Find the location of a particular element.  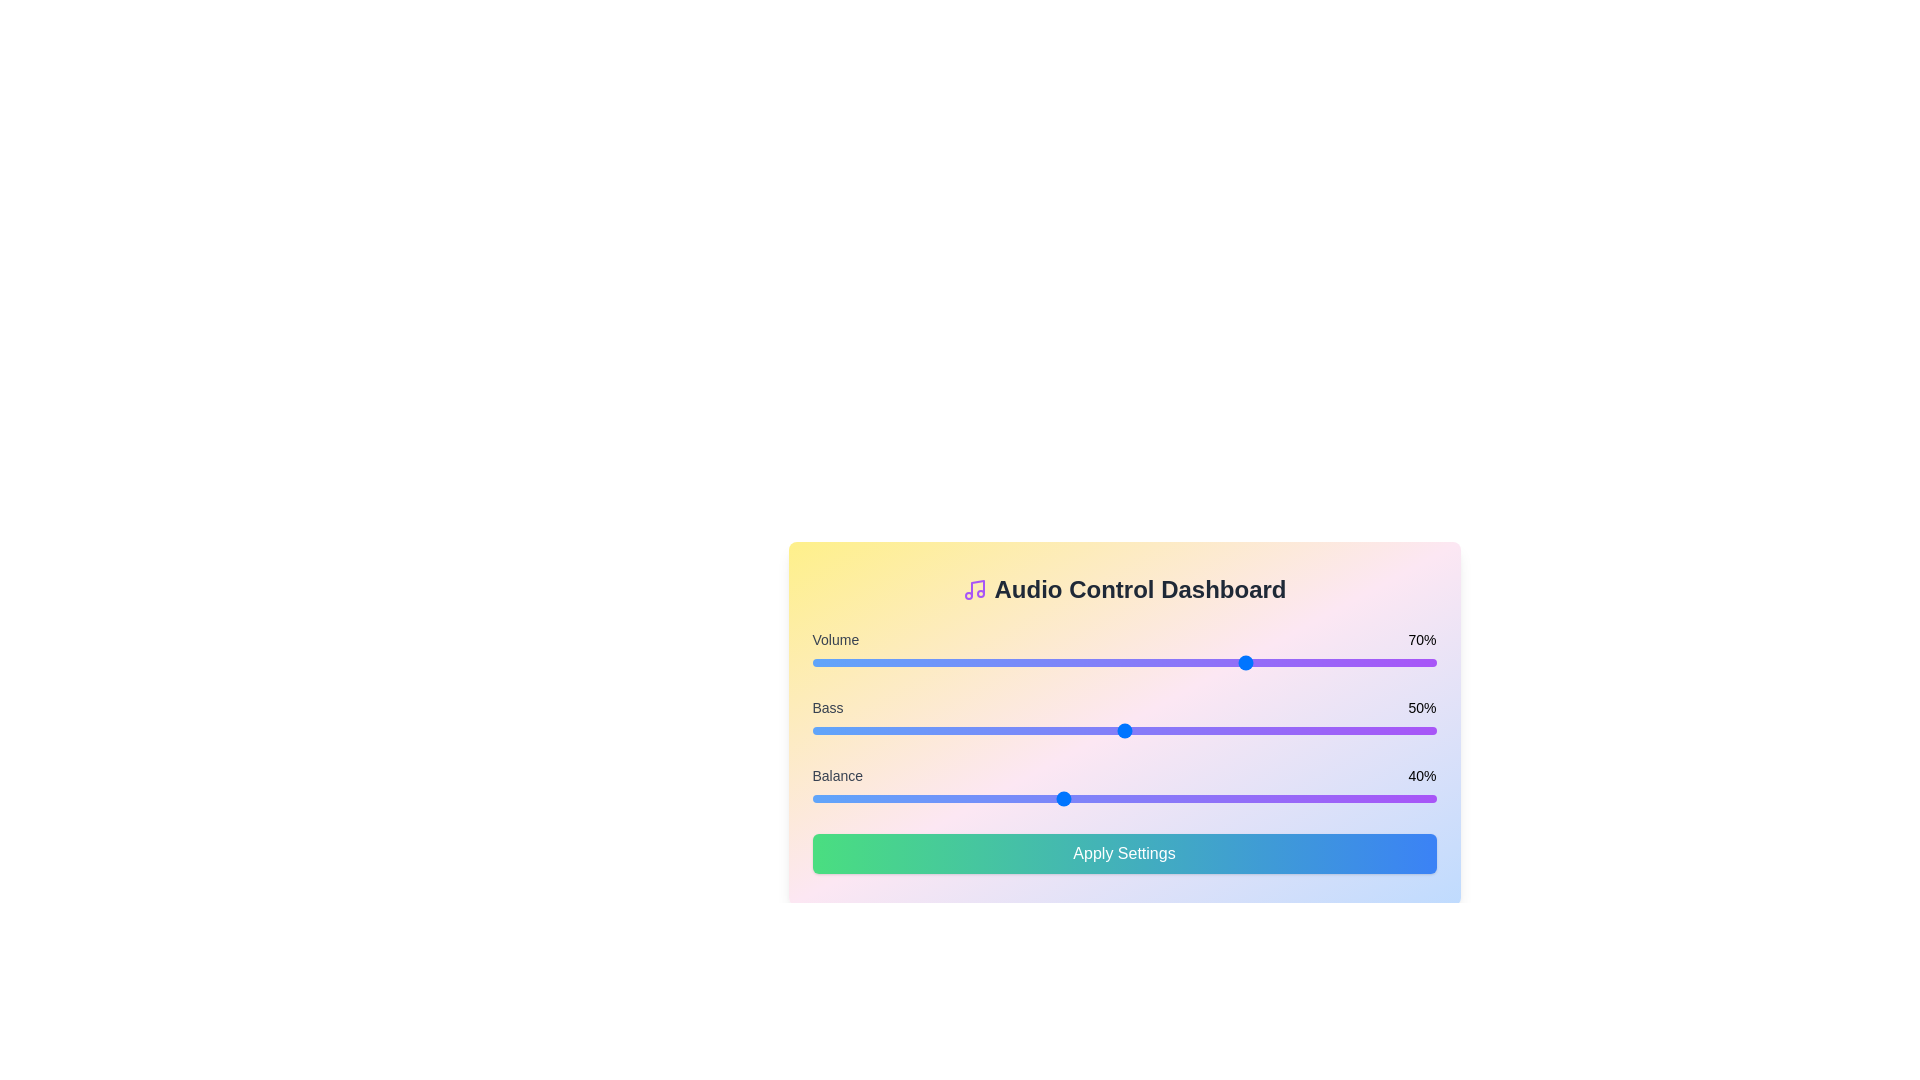

balance is located at coordinates (1349, 797).